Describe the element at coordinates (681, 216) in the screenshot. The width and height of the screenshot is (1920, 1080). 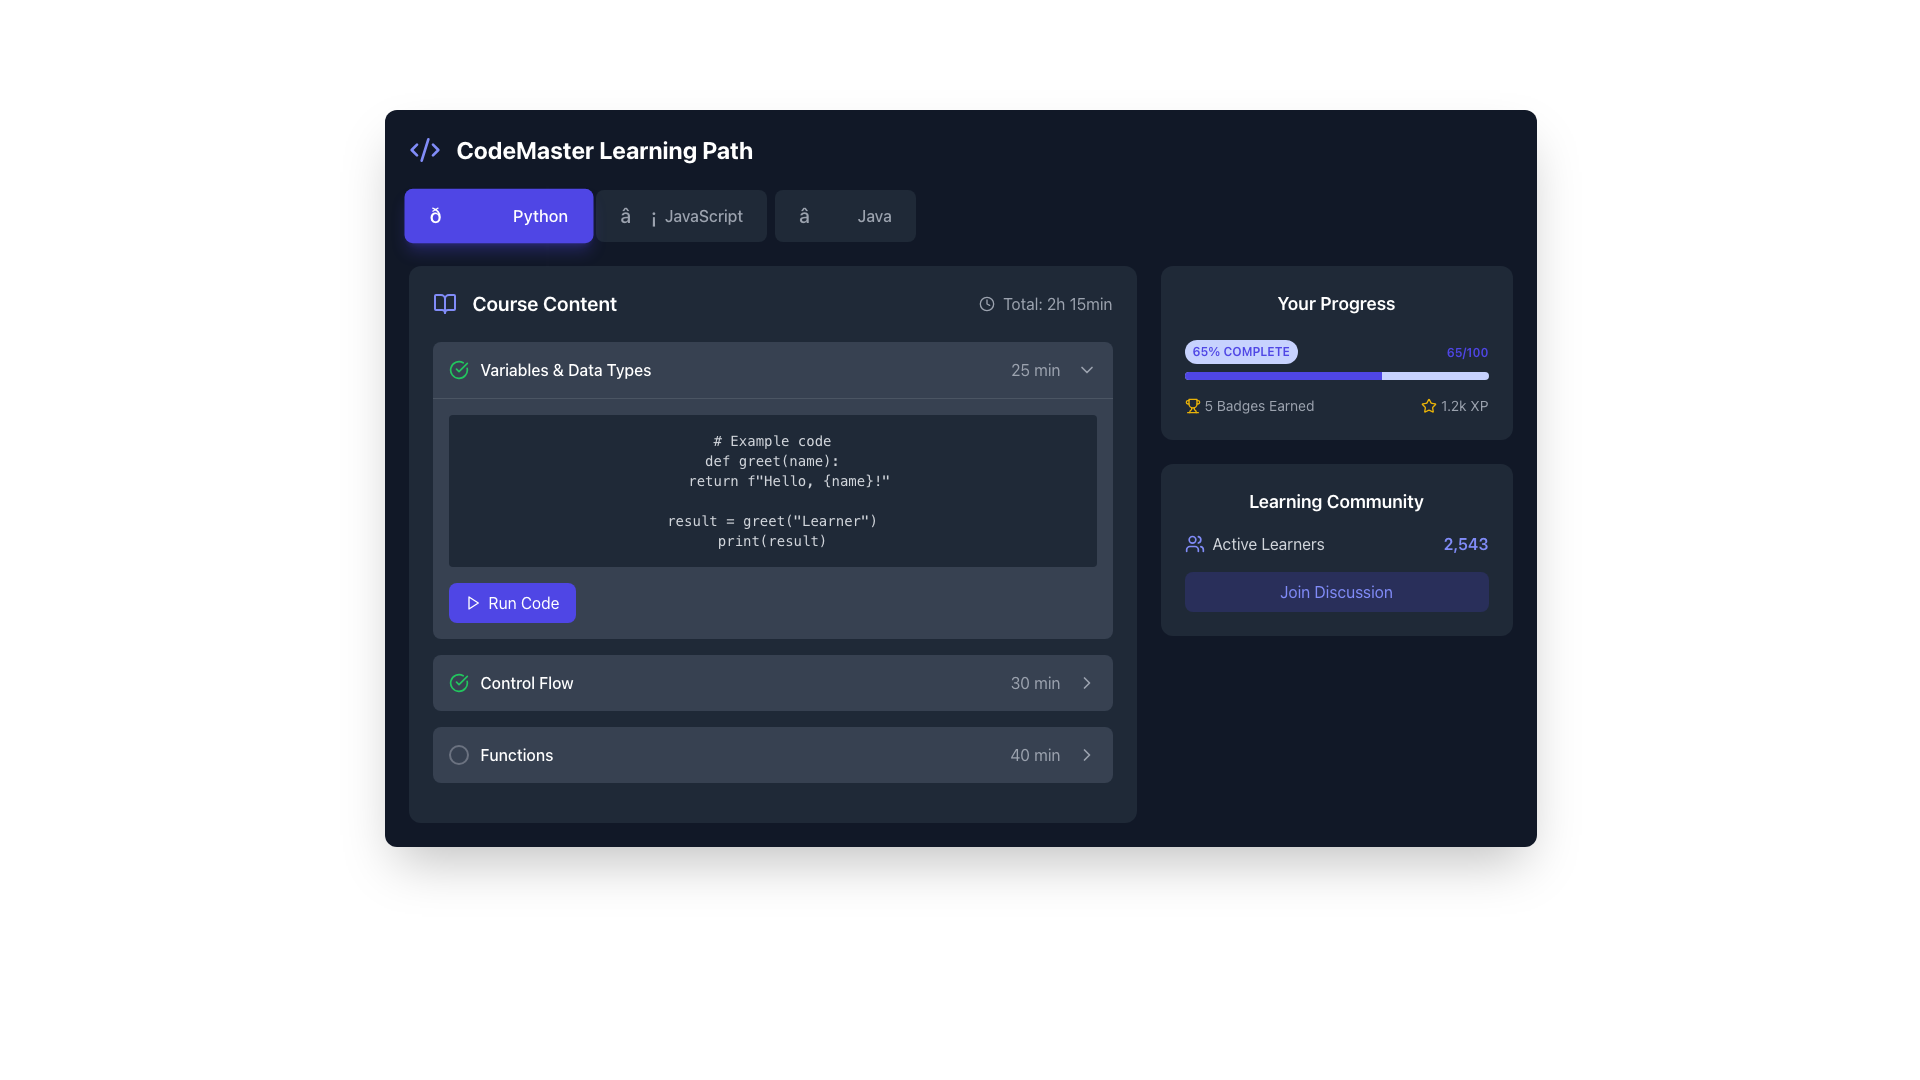
I see `the button positioned between 'Python' and 'Java'` at that location.